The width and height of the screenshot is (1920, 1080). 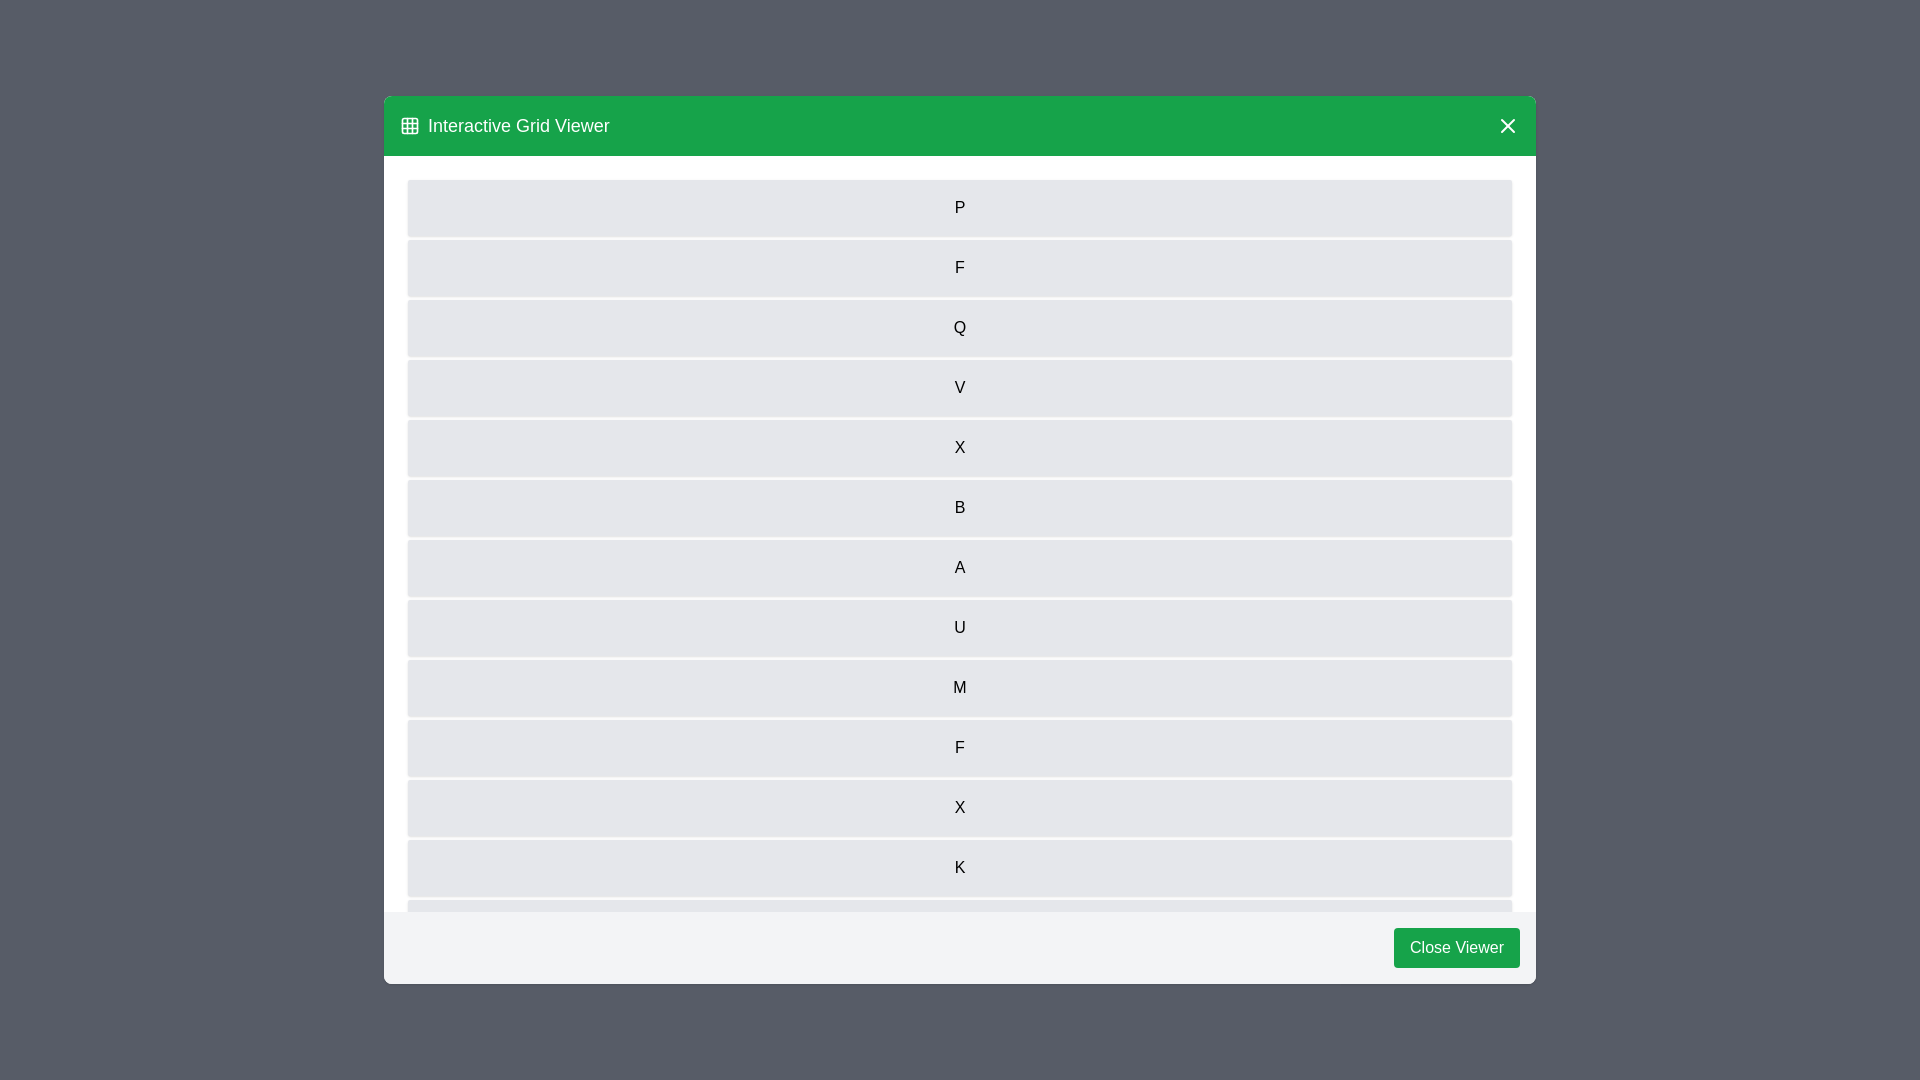 I want to click on the 'Close Viewer' button to close the dialog, so click(x=1457, y=947).